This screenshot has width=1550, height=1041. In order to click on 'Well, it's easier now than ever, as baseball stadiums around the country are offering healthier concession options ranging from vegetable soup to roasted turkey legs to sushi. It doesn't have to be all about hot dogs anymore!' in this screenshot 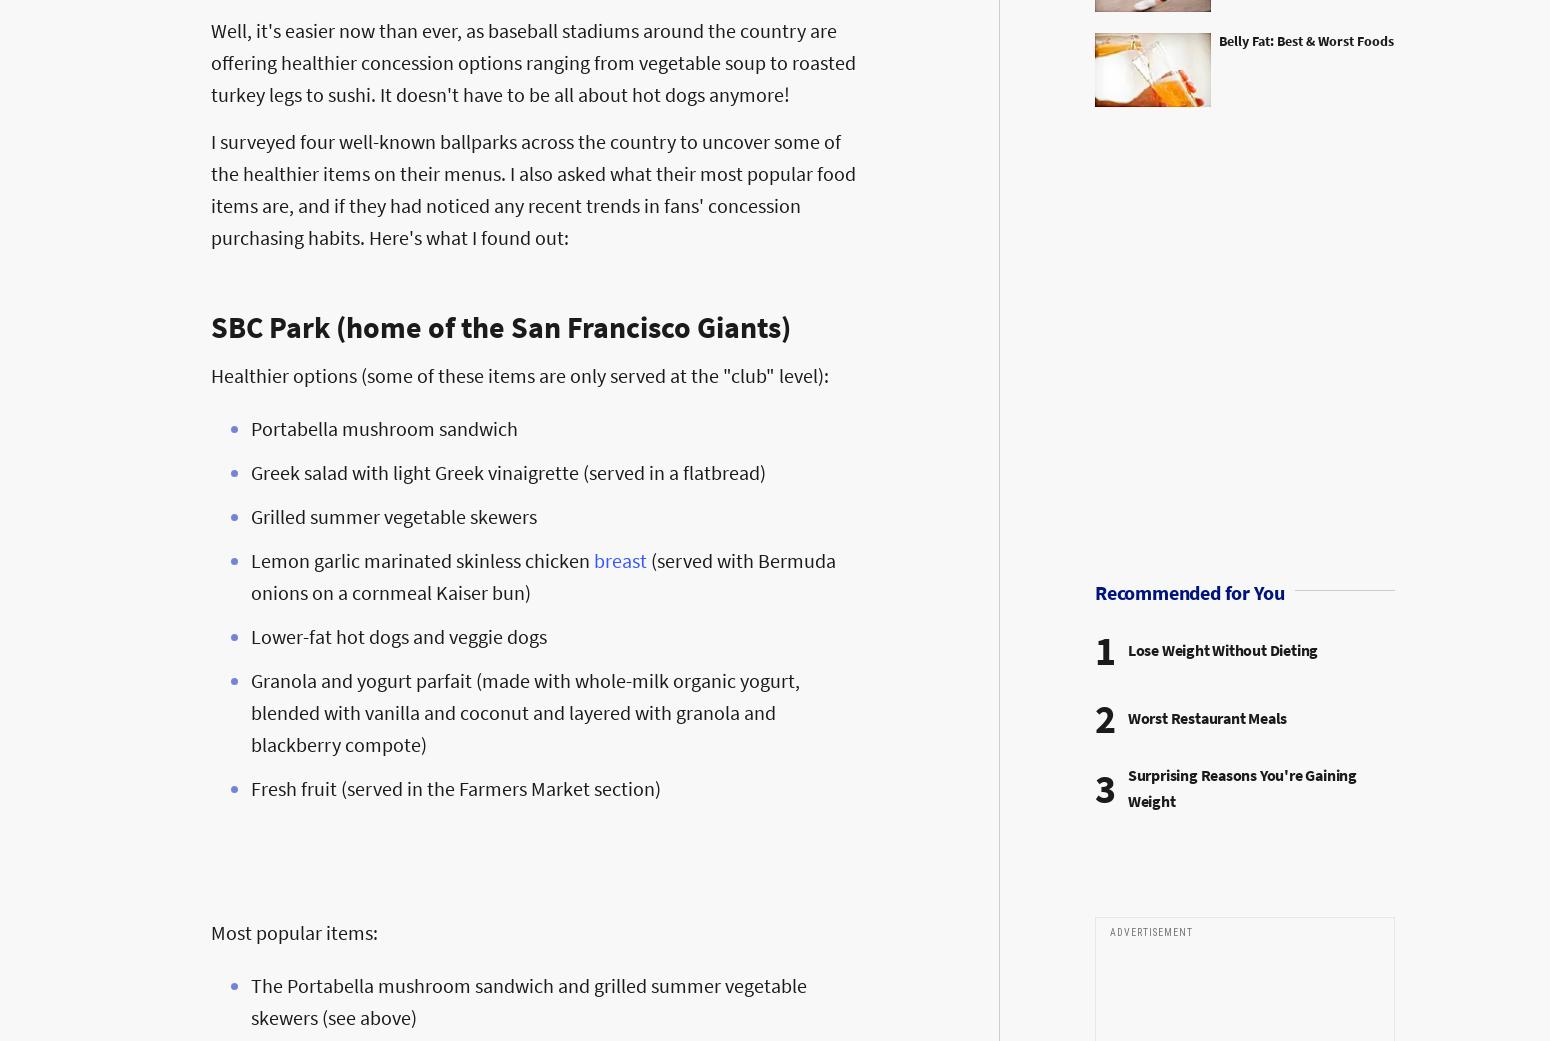, I will do `click(532, 61)`.